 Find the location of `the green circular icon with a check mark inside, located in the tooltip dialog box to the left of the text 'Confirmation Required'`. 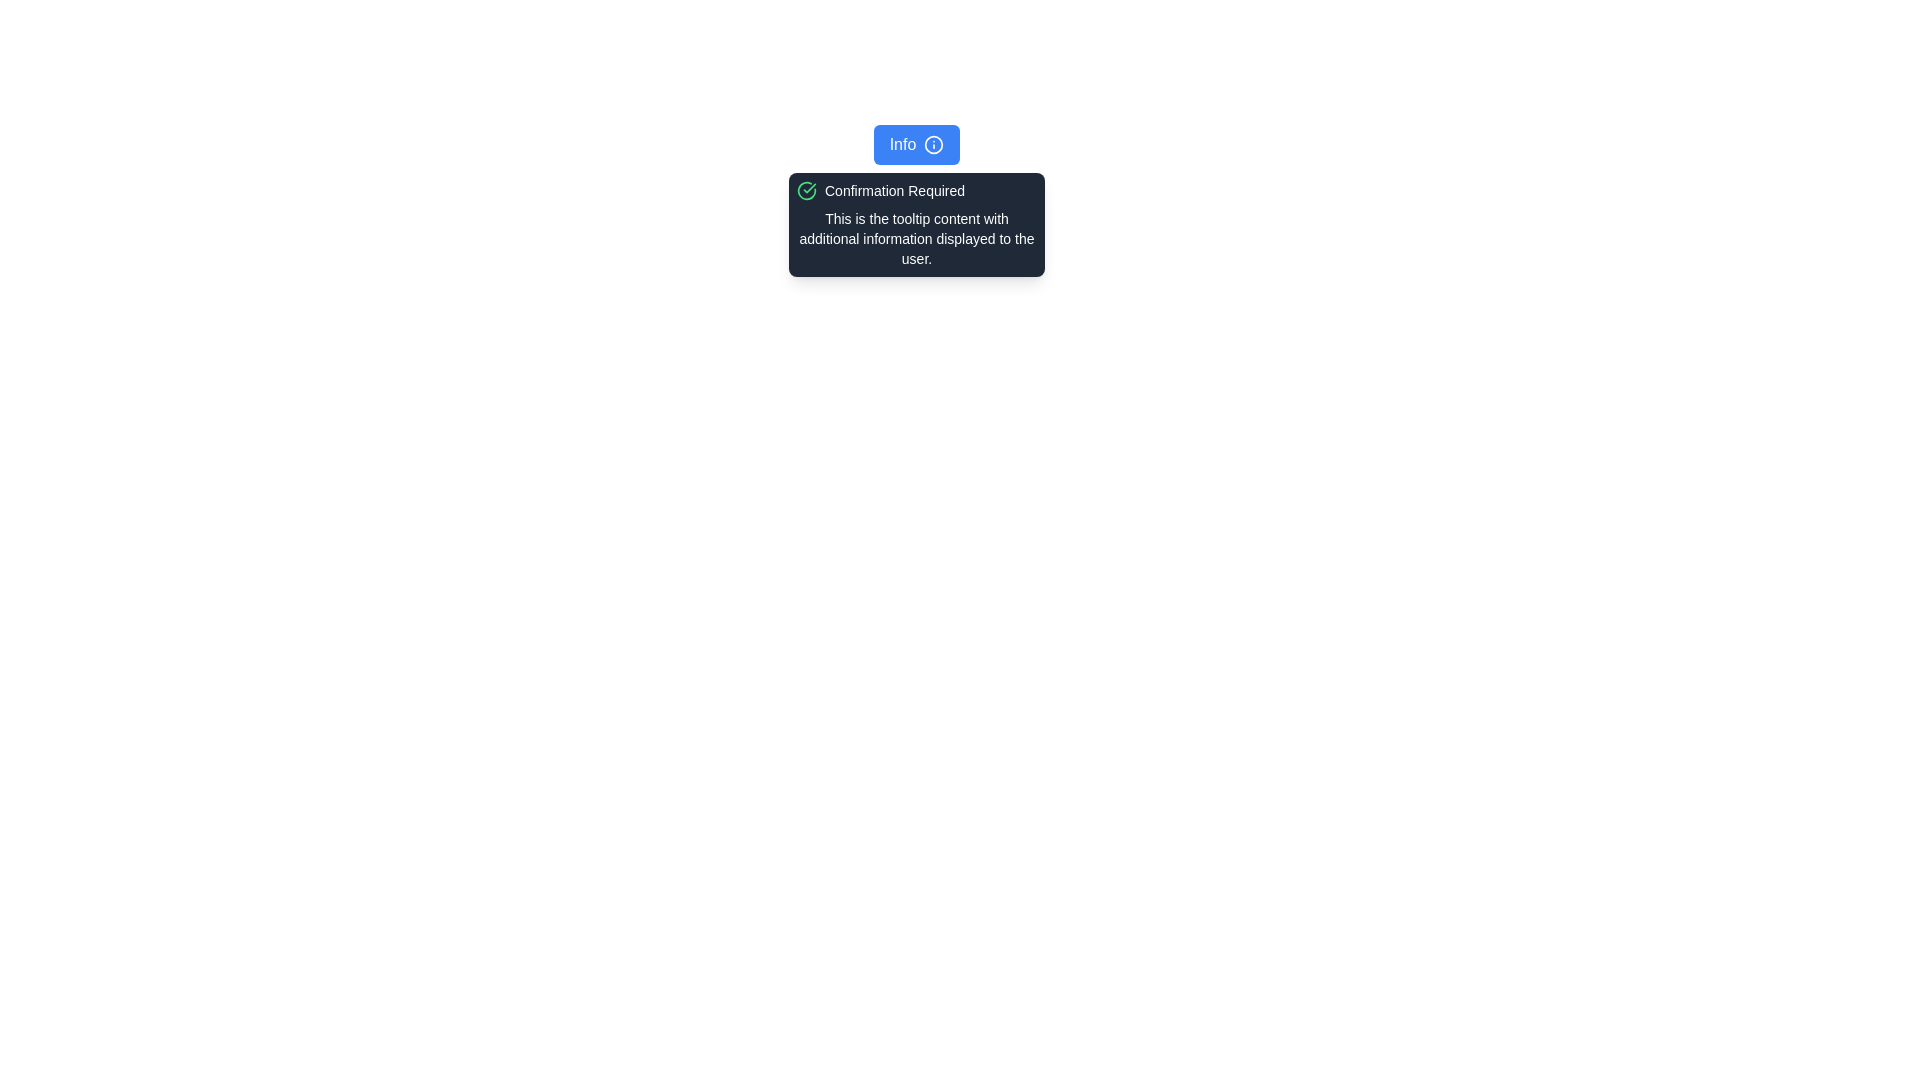

the green circular icon with a check mark inside, located in the tooltip dialog box to the left of the text 'Confirmation Required' is located at coordinates (806, 191).